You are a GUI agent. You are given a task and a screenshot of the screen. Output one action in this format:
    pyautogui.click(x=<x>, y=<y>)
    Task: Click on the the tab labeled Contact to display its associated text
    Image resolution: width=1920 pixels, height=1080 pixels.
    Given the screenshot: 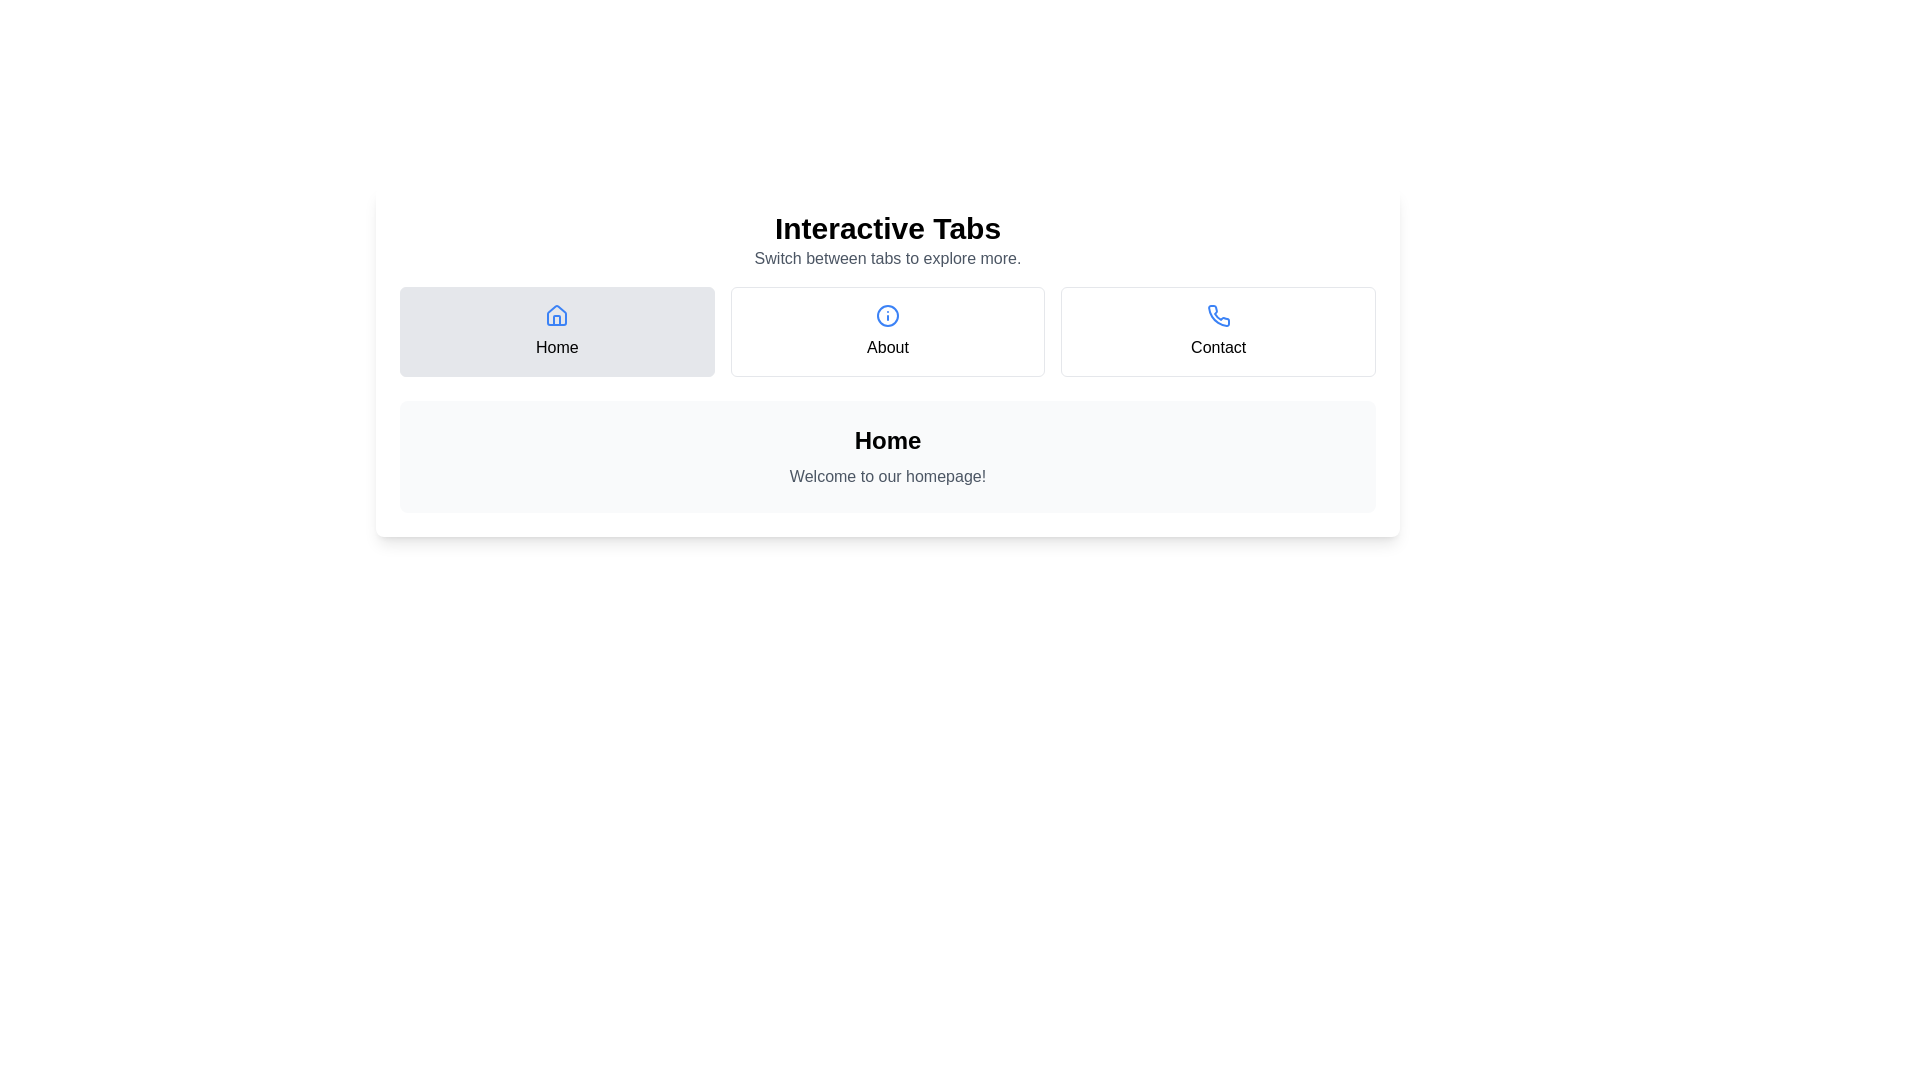 What is the action you would take?
    pyautogui.click(x=1218, y=330)
    